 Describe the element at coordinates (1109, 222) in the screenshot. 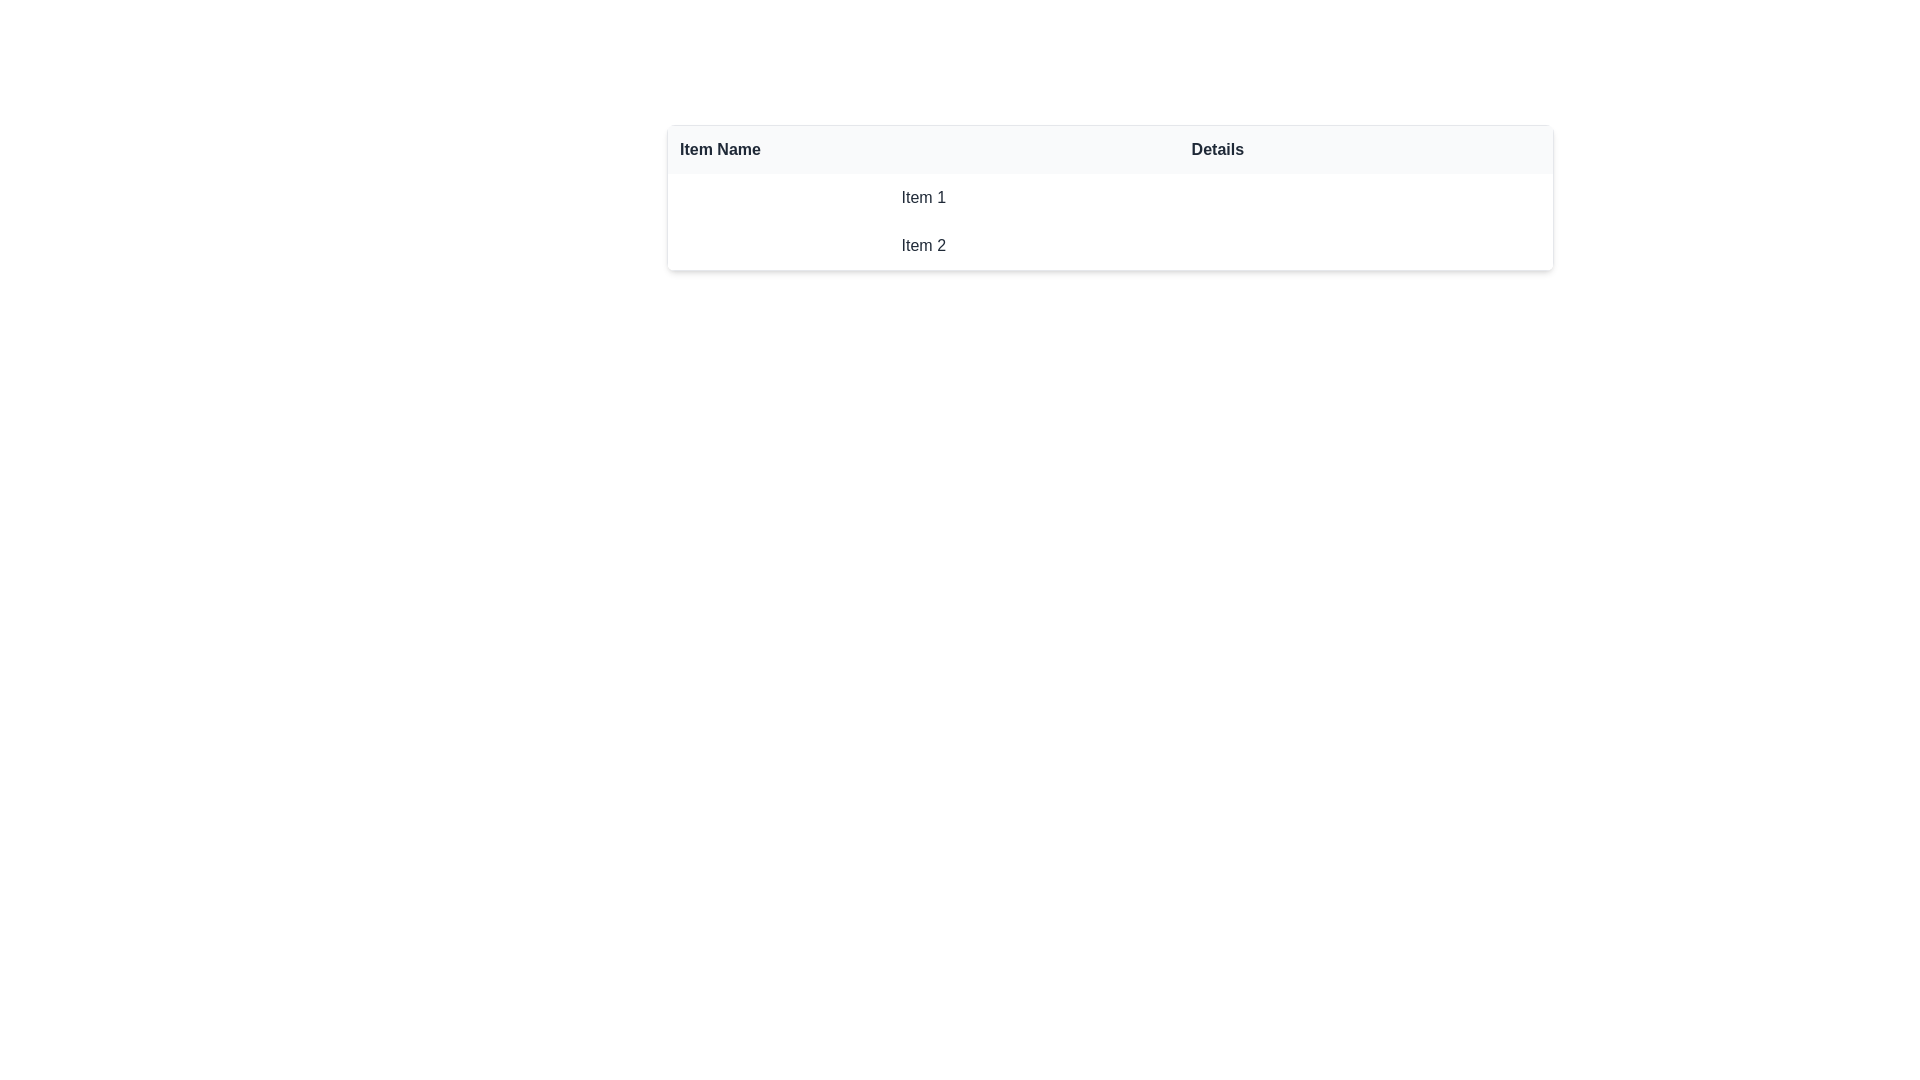

I see `the table row that displays data items for 'Item 1' and 'Item 2', located under the column headers 'Item Name' and 'Details'` at that location.